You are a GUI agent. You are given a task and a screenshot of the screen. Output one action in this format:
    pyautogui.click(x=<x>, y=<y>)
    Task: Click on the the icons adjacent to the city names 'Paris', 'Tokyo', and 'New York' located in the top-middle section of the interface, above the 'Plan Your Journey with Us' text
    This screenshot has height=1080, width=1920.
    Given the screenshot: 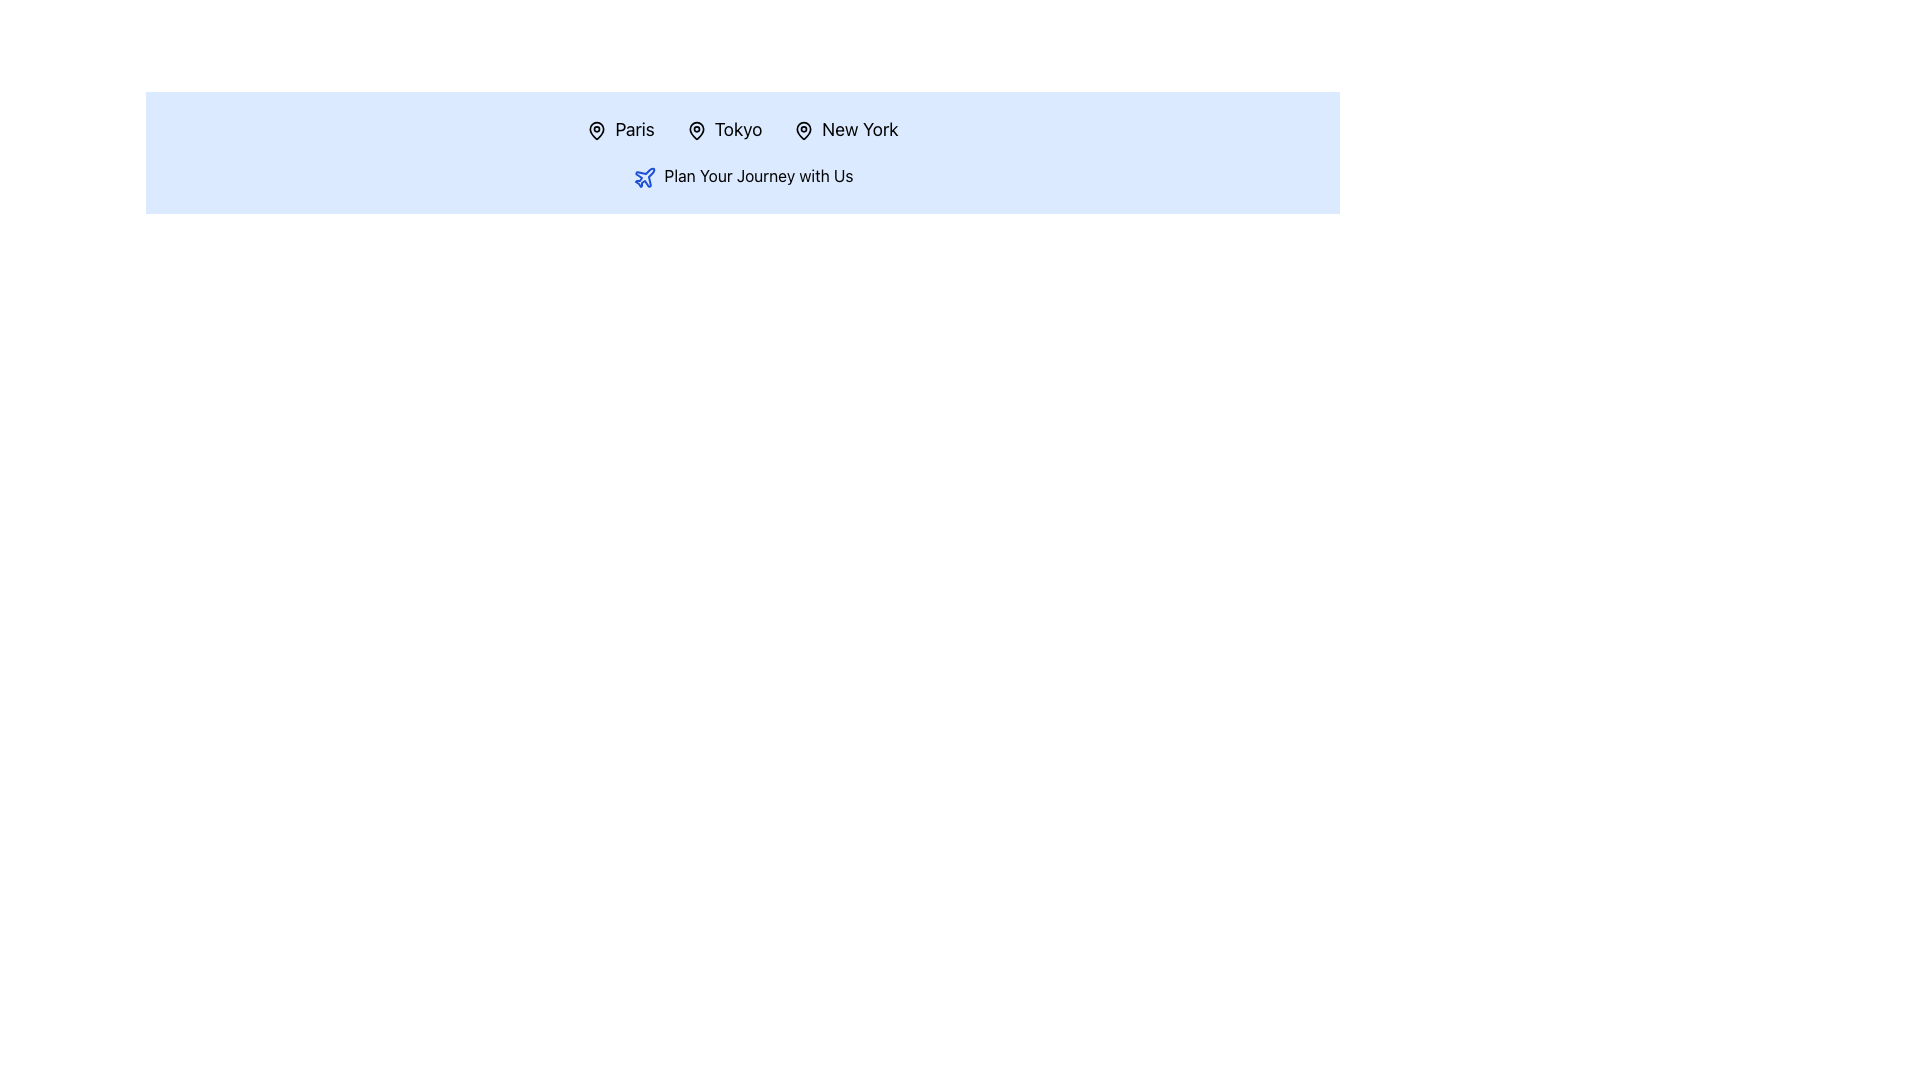 What is the action you would take?
    pyautogui.click(x=742, y=130)
    